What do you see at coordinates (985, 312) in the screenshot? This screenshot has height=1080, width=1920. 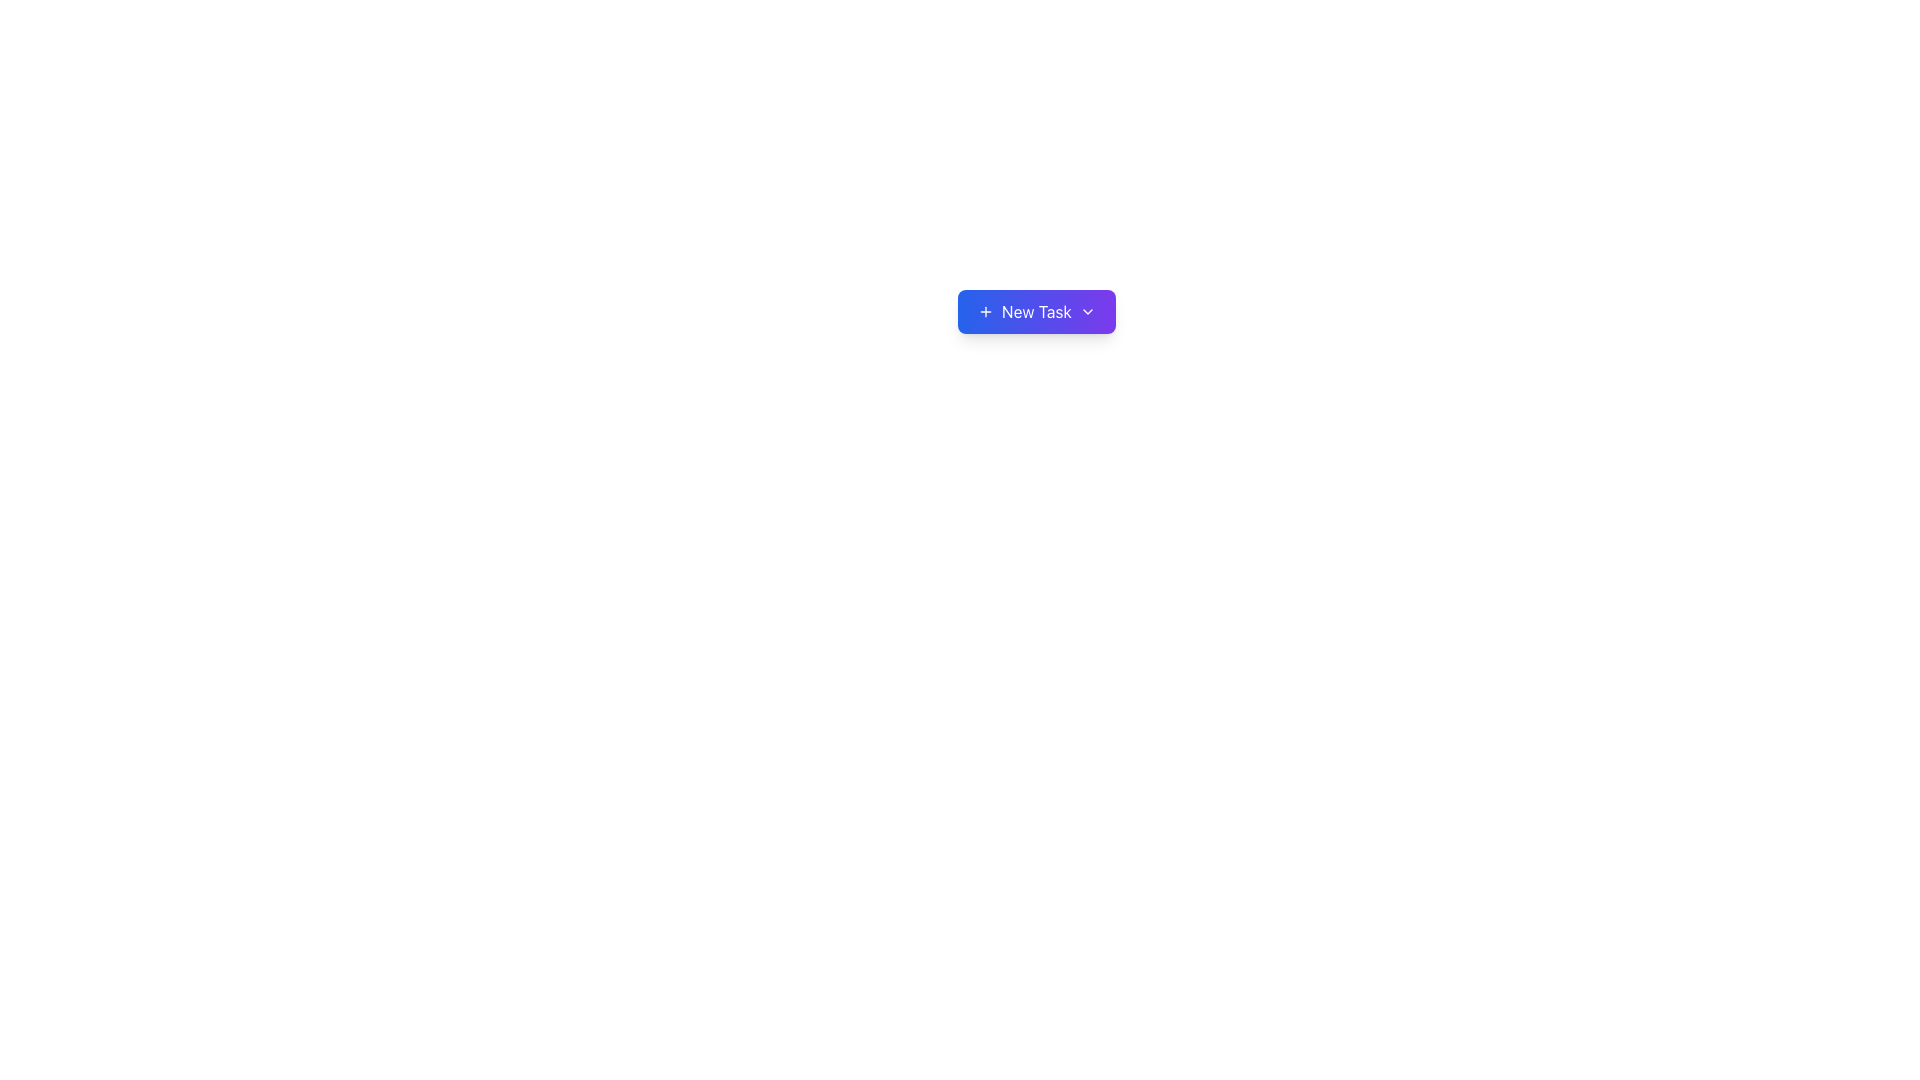 I see `the icon located to the left of the 'New Task' text, which indicates the button for adding or creating new tasks` at bounding box center [985, 312].